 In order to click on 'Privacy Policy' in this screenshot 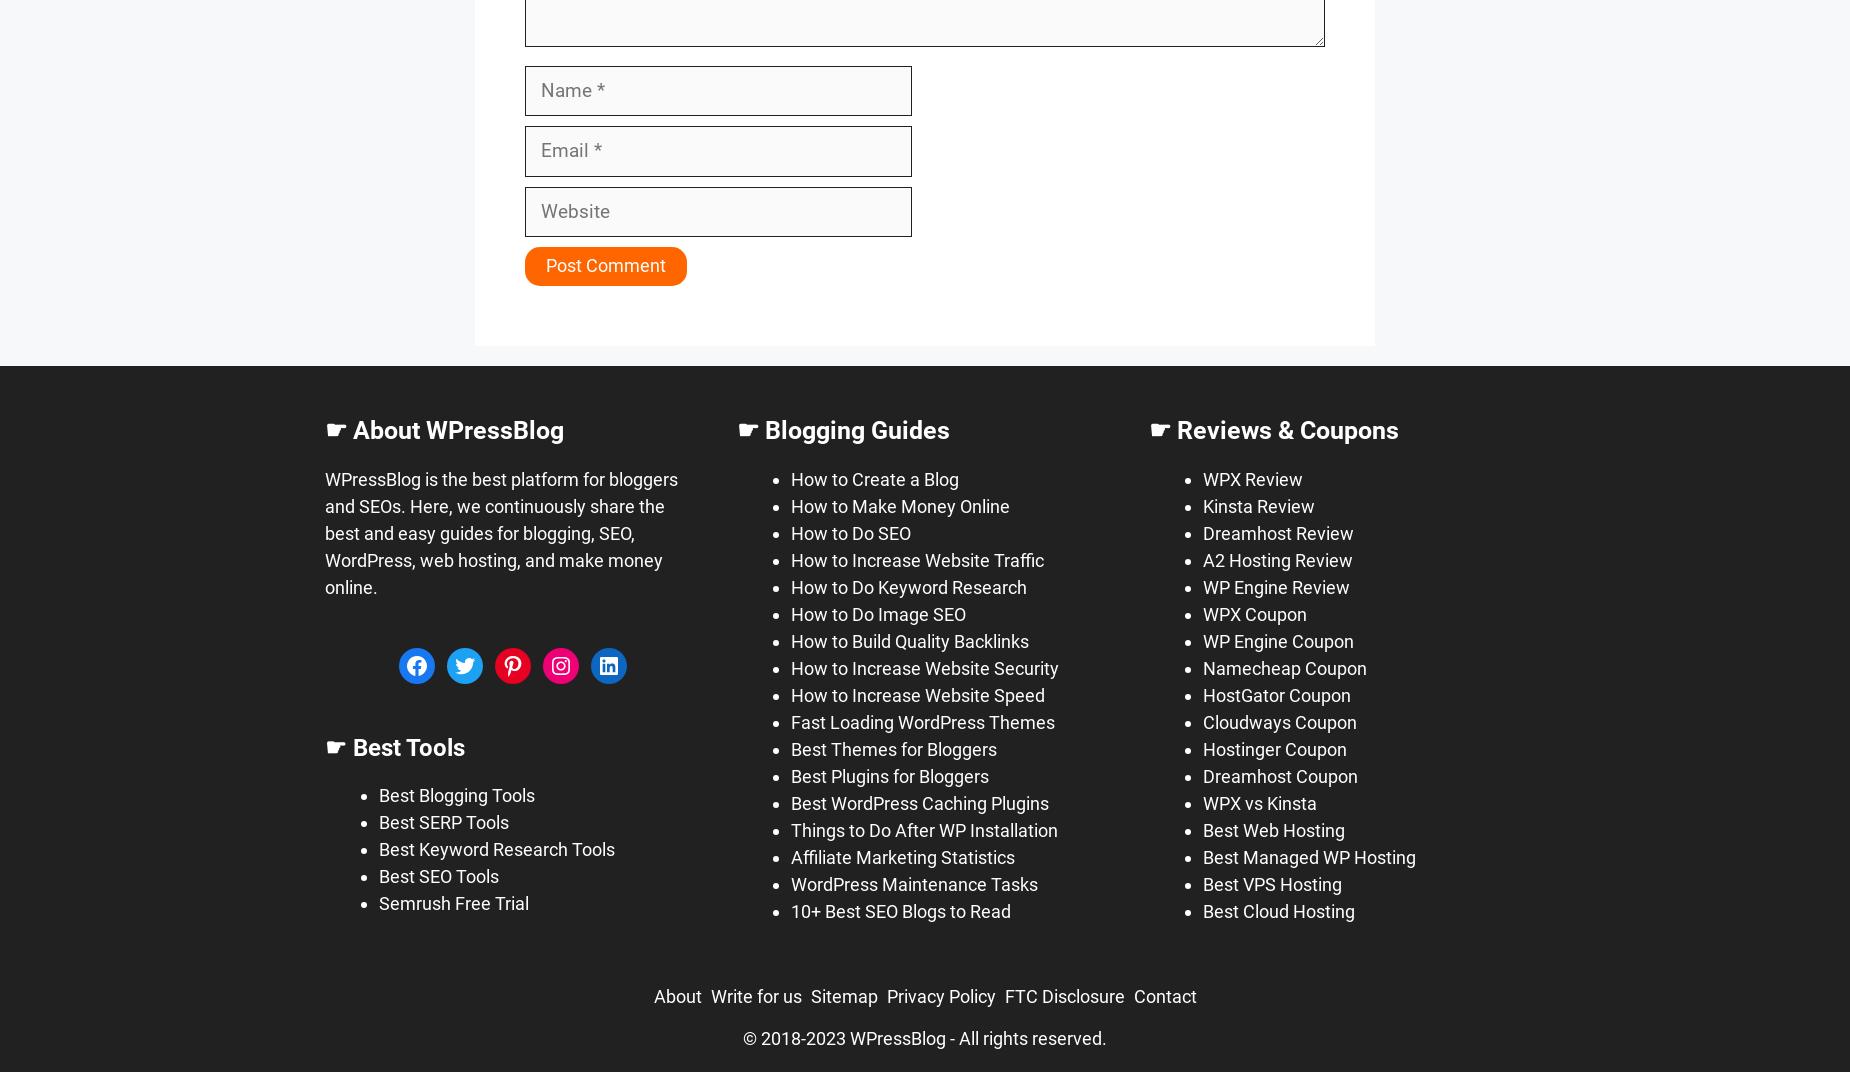, I will do `click(939, 995)`.